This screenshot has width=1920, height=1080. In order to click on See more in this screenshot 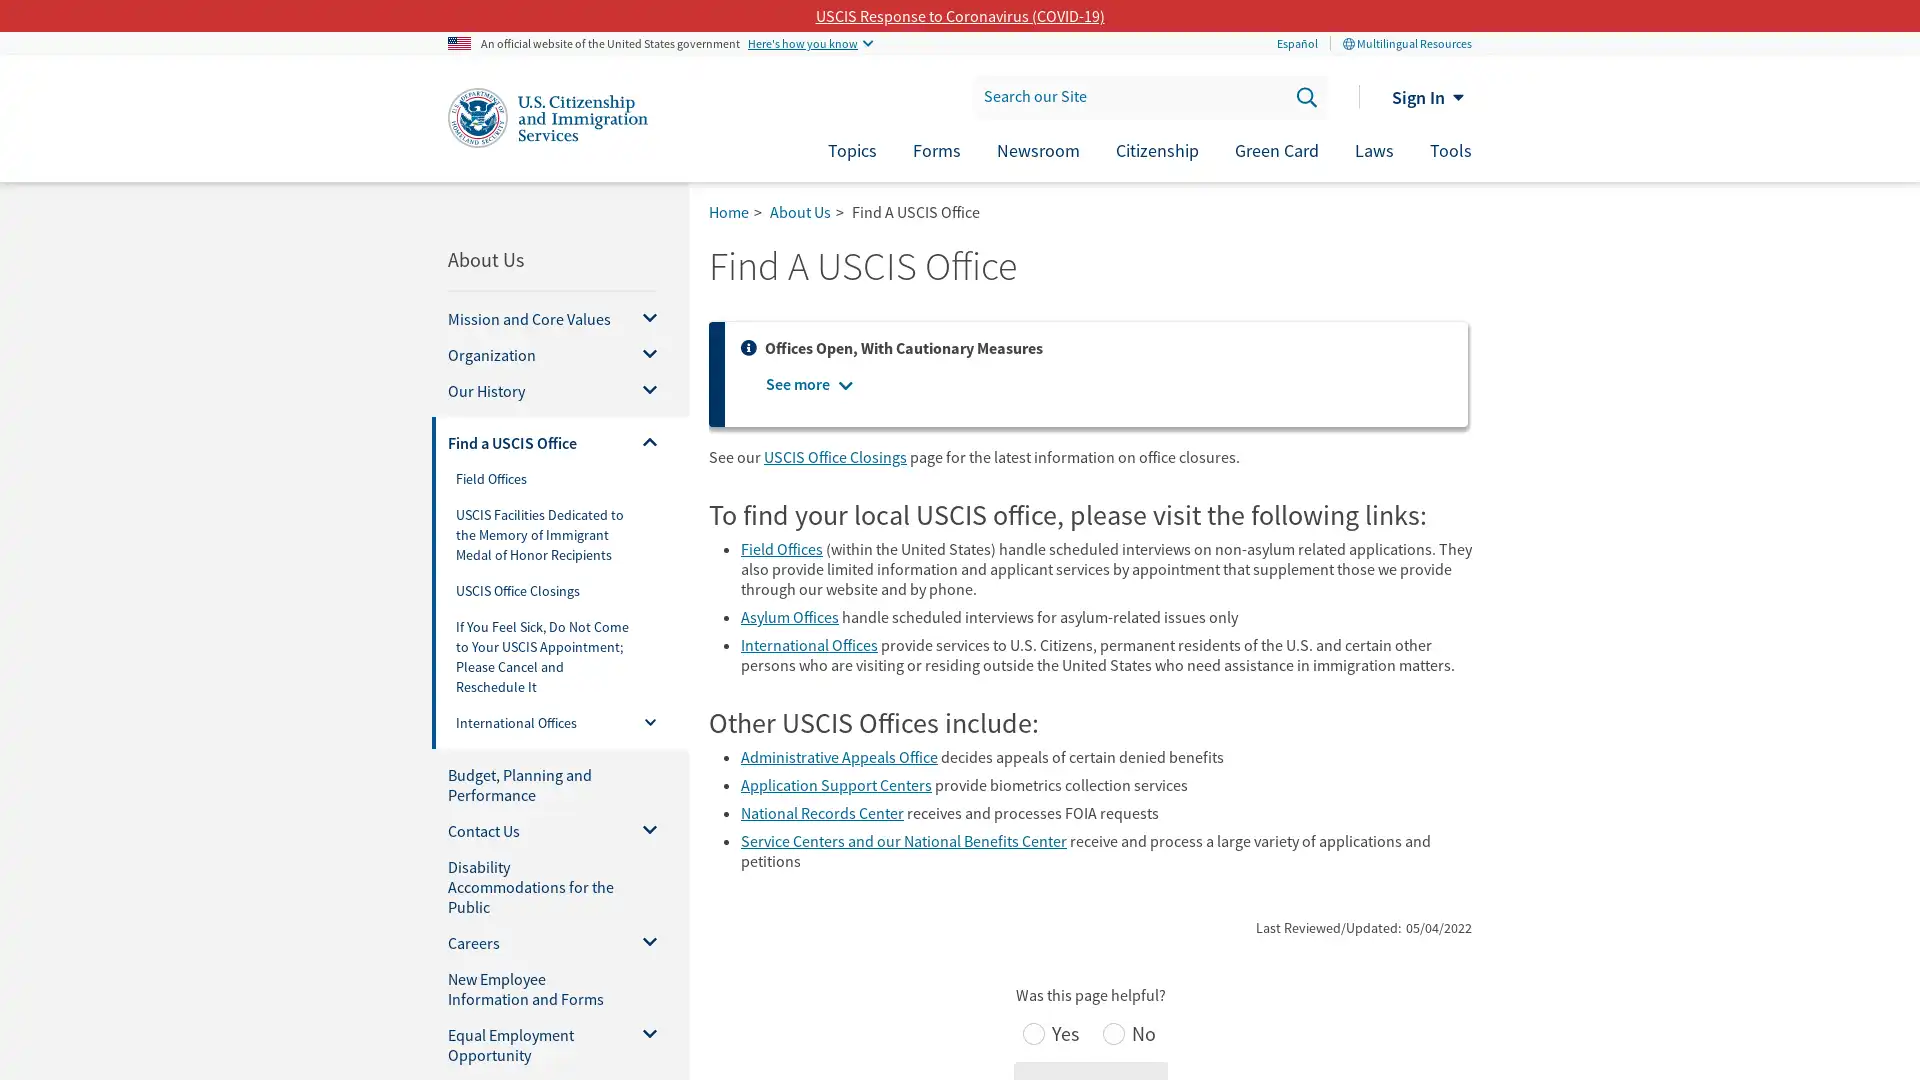, I will do `click(796, 384)`.